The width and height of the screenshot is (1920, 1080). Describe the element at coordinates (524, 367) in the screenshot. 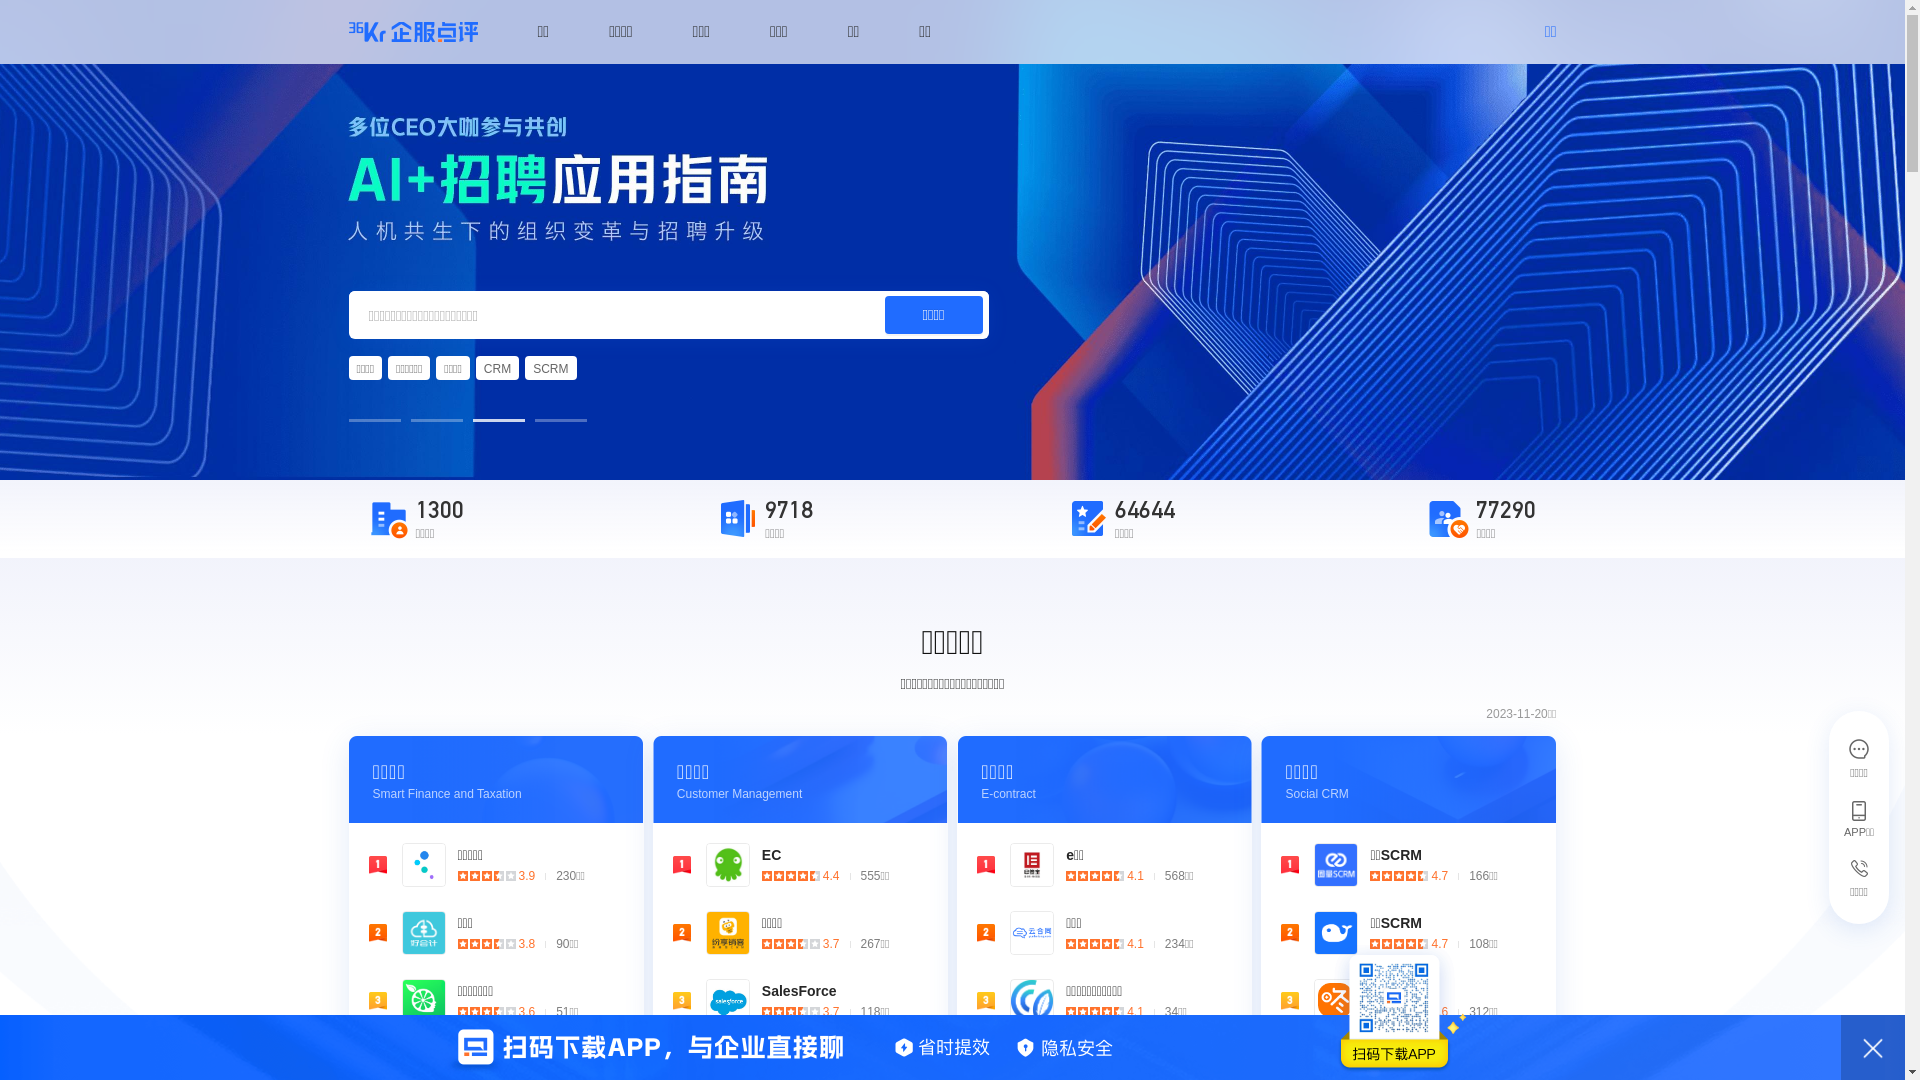

I see `'SCRM'` at that location.